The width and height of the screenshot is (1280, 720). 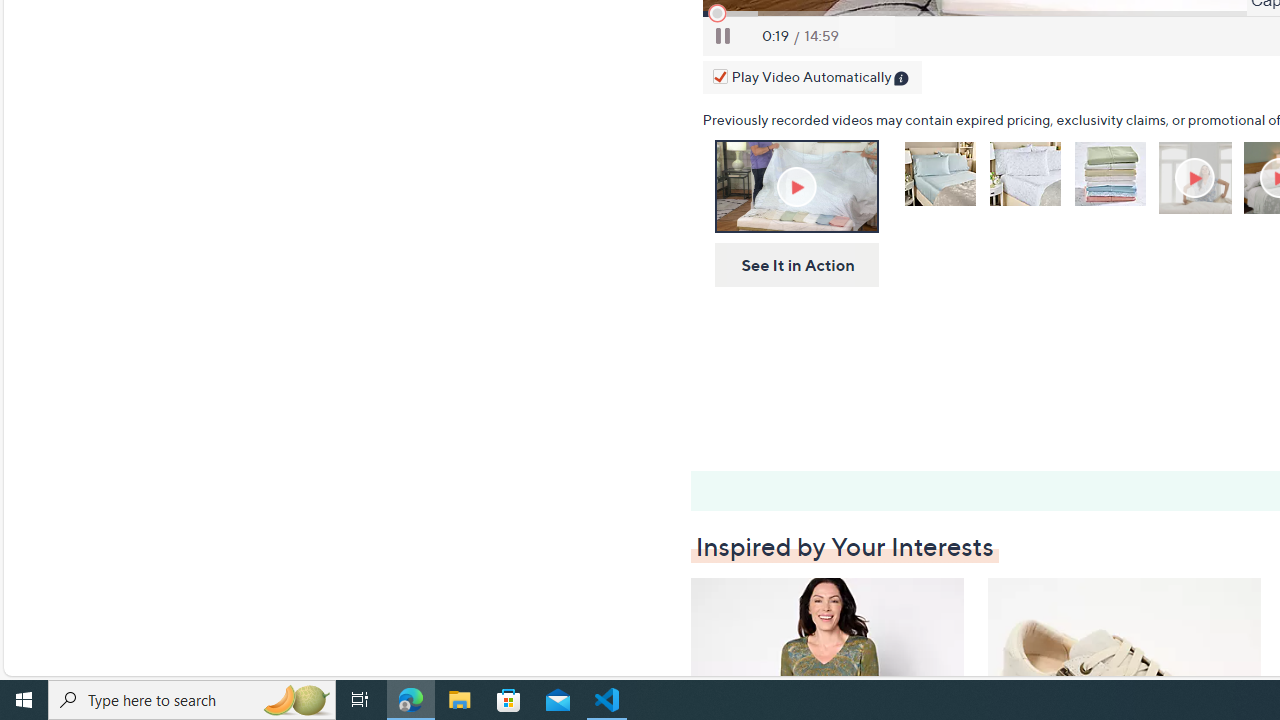 What do you see at coordinates (795, 186) in the screenshot?
I see `'On-Air Presentation'` at bounding box center [795, 186].